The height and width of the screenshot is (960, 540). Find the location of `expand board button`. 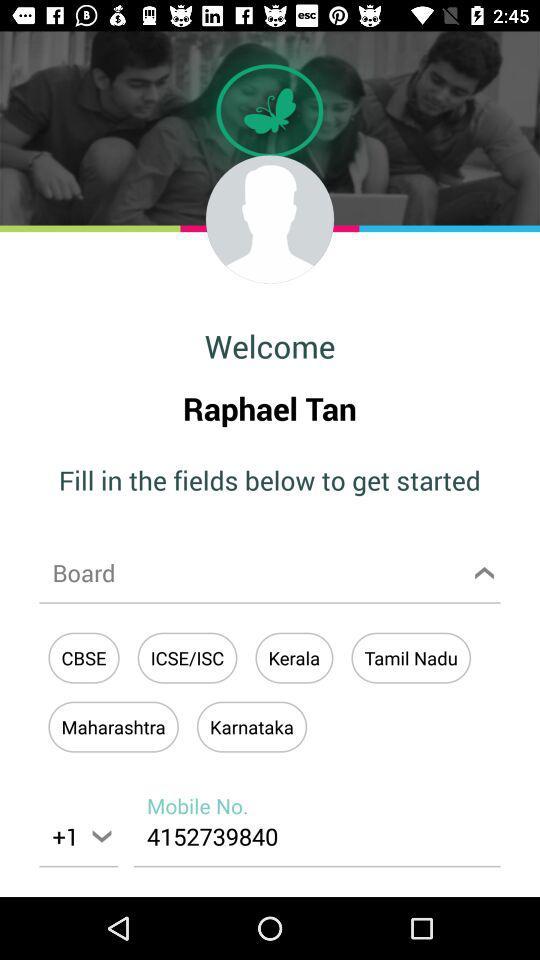

expand board button is located at coordinates (270, 572).